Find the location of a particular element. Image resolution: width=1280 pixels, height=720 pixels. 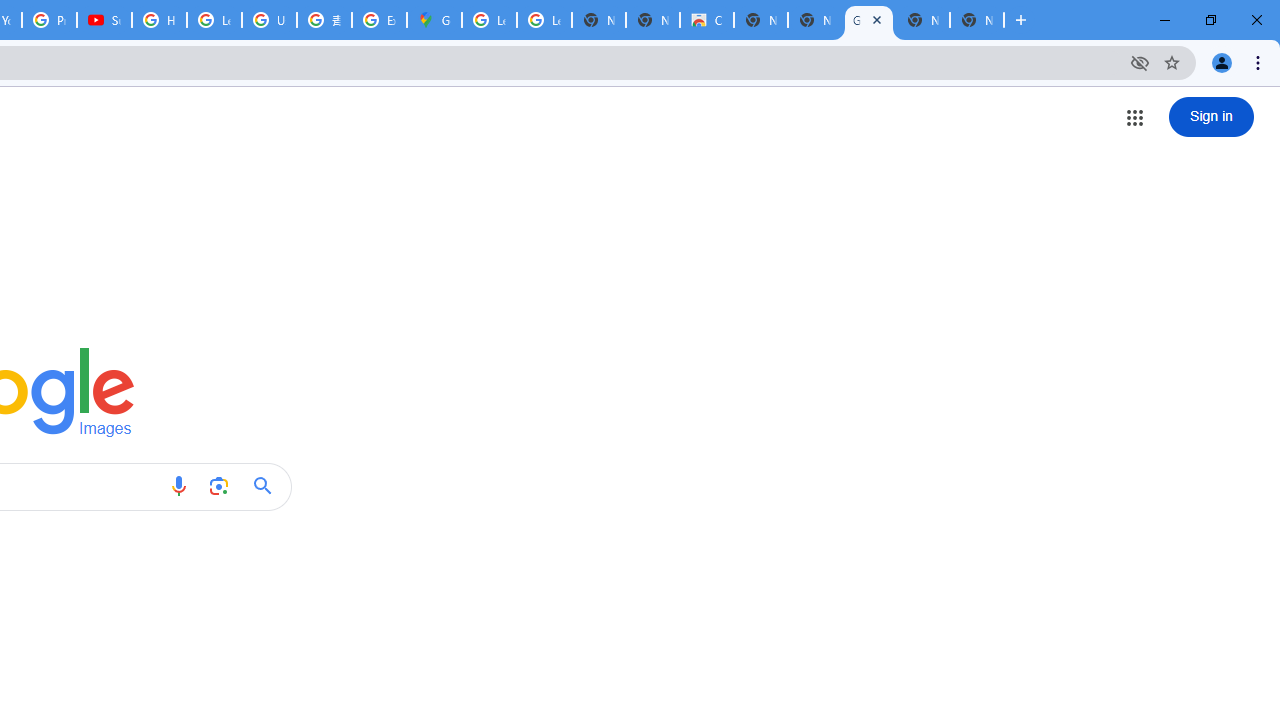

'Explore new street-level details - Google Maps Help' is located at coordinates (379, 20).